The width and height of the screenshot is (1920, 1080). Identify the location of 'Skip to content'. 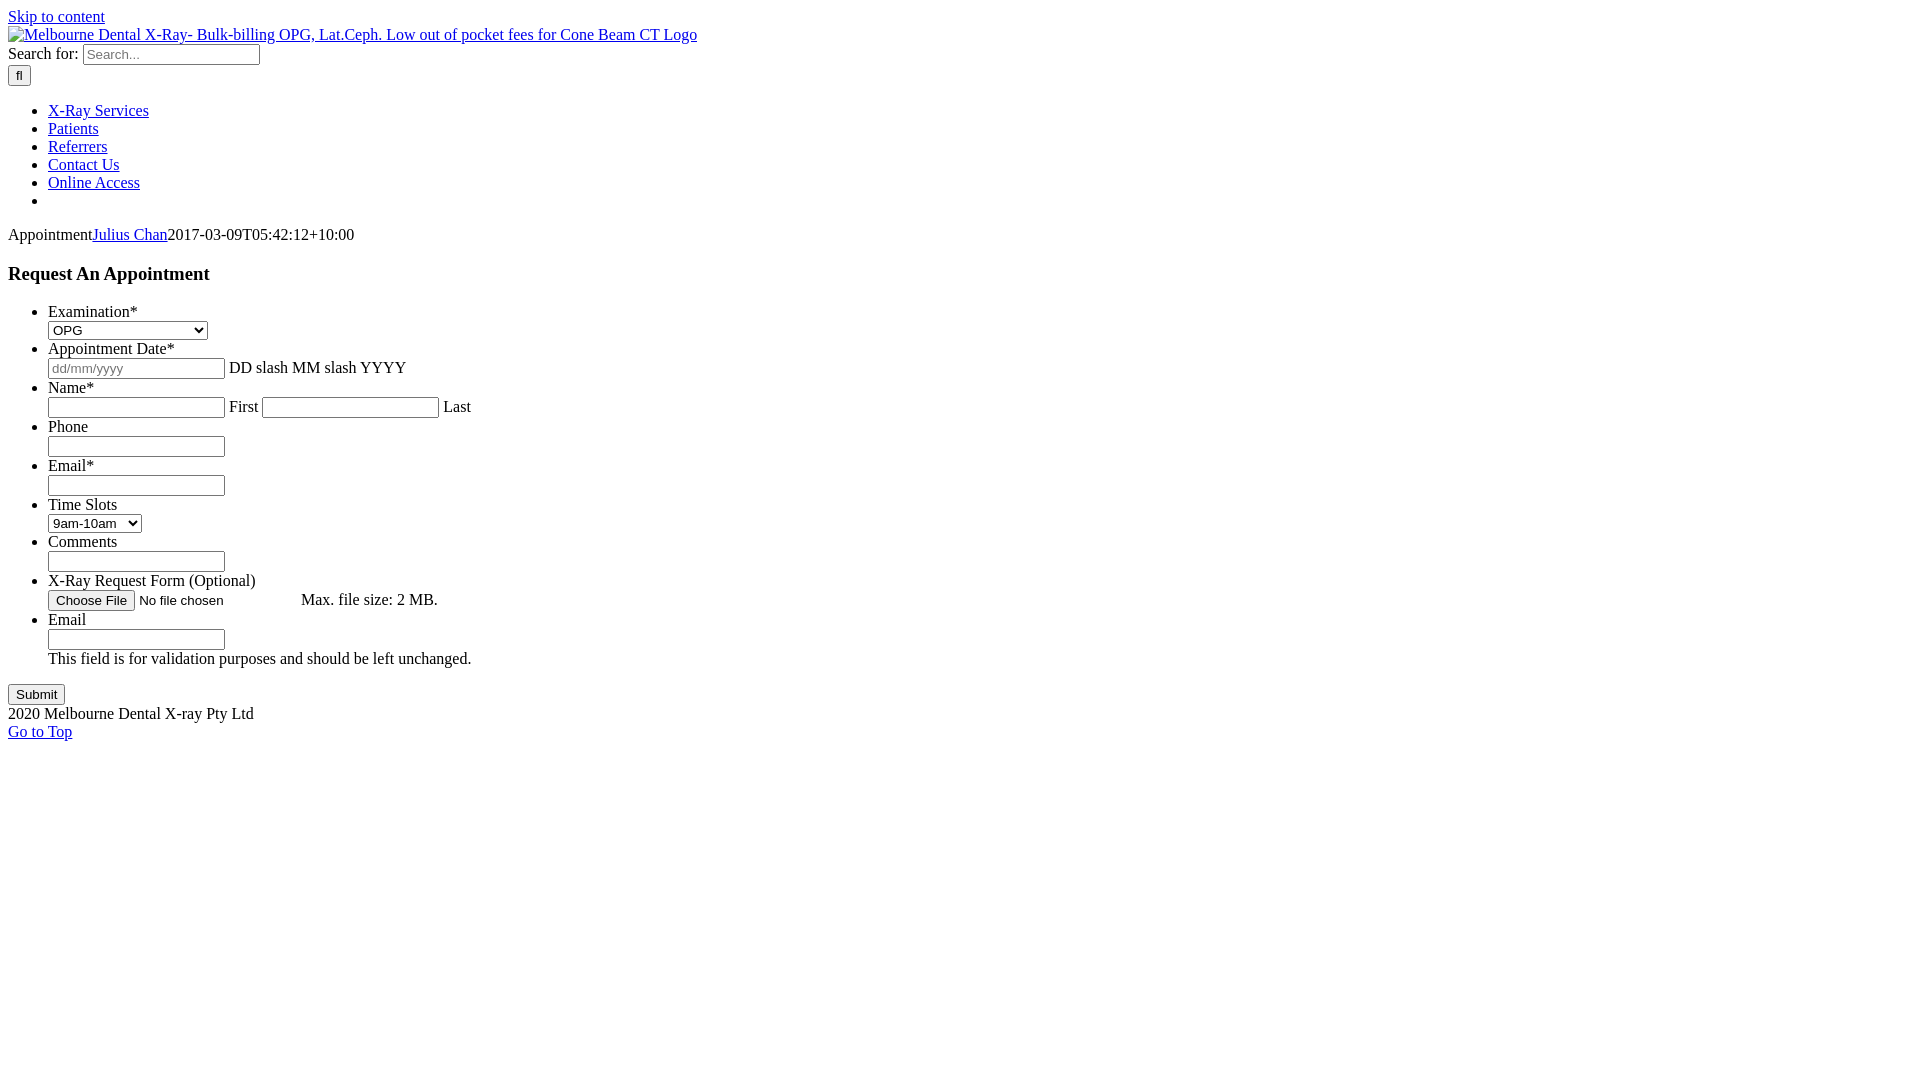
(8, 16).